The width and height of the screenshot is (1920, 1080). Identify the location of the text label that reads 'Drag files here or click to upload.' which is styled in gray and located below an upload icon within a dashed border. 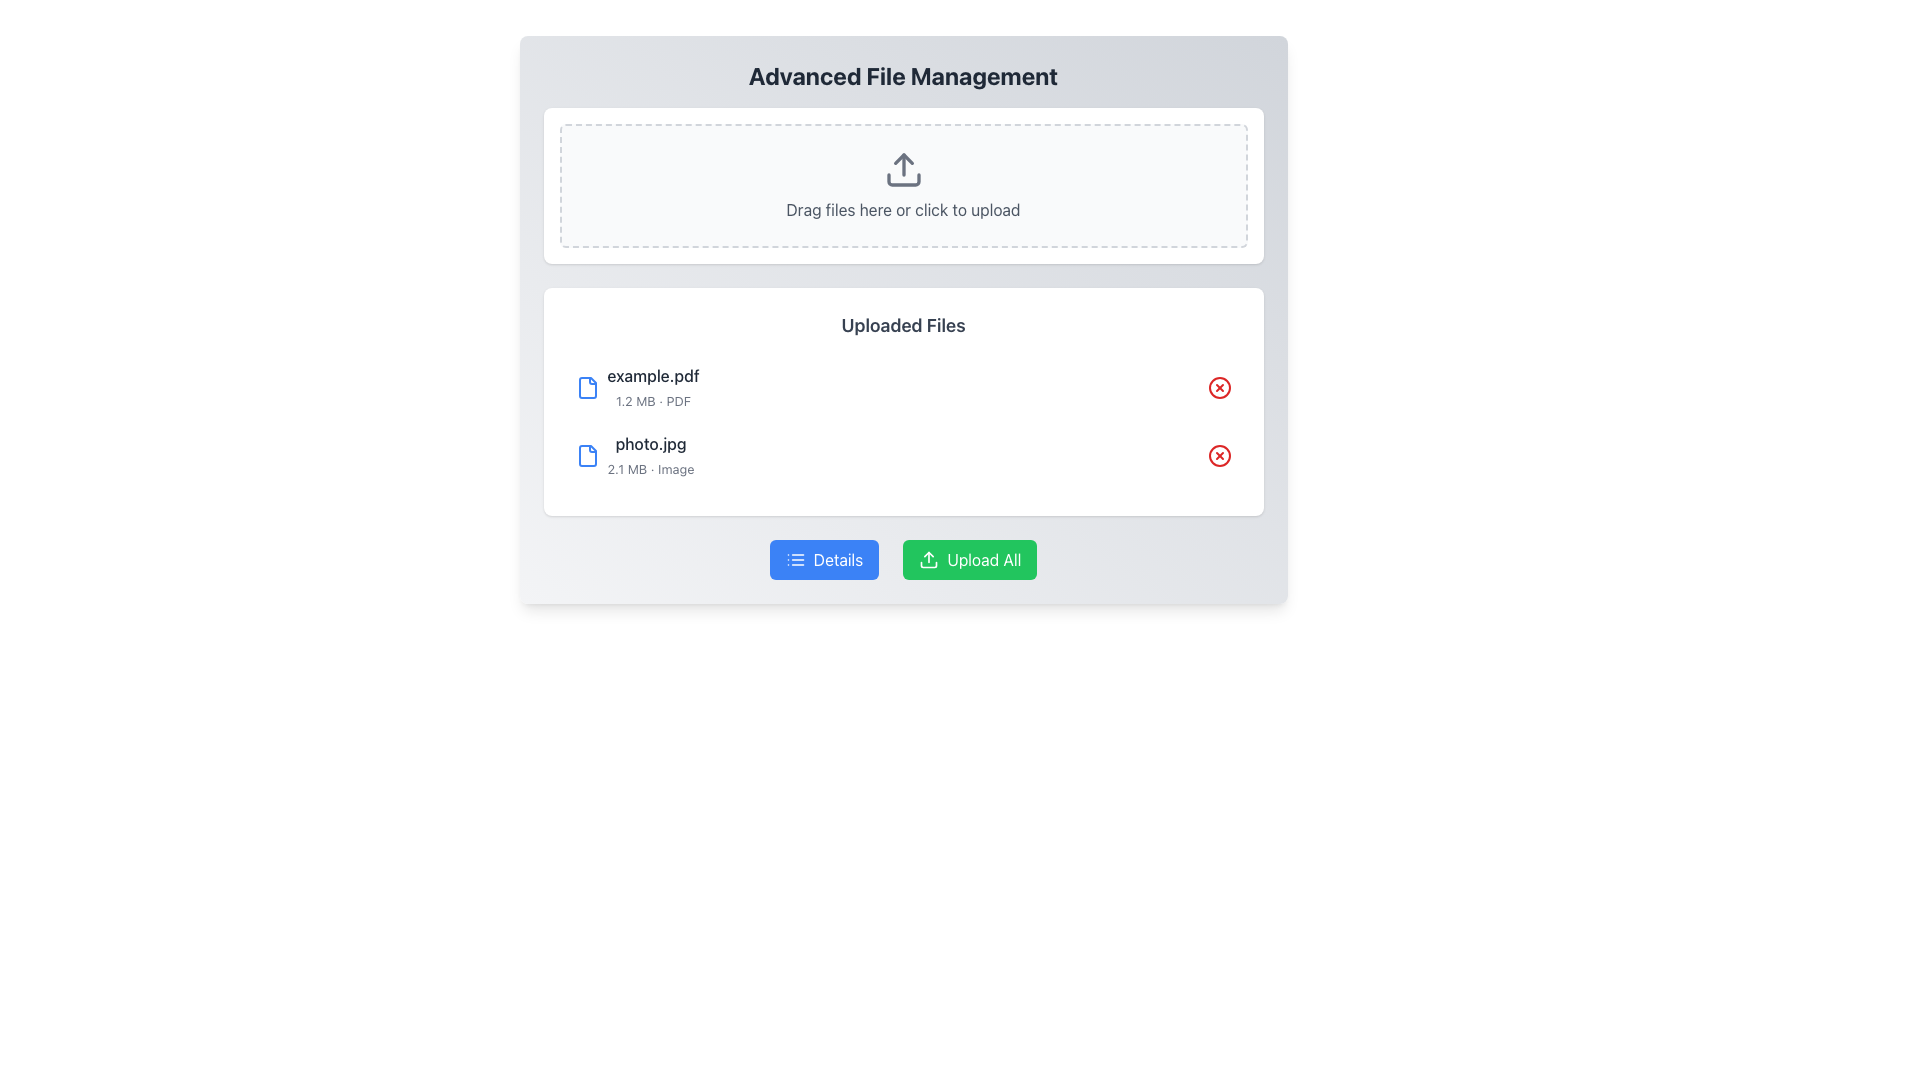
(902, 209).